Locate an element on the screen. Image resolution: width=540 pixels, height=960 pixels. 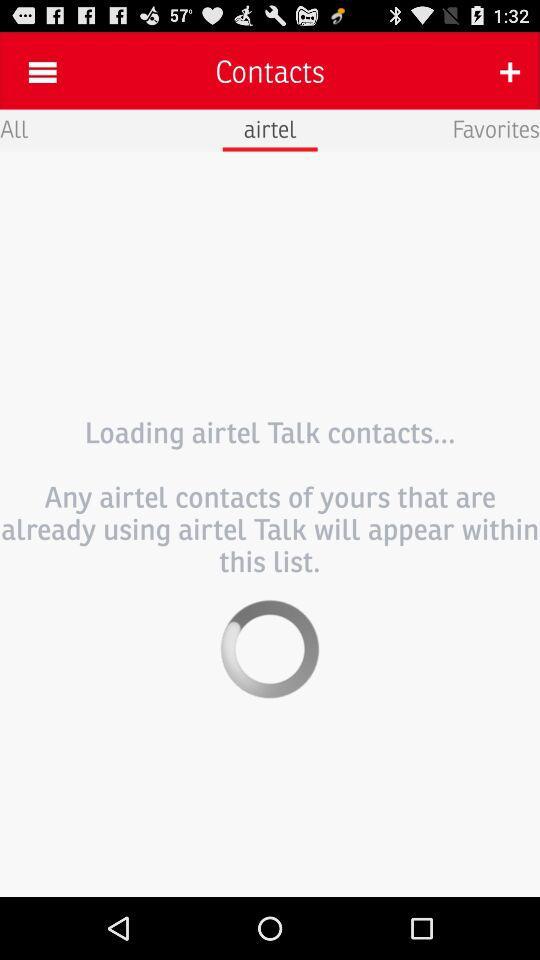
the favorites icon is located at coordinates (495, 127).